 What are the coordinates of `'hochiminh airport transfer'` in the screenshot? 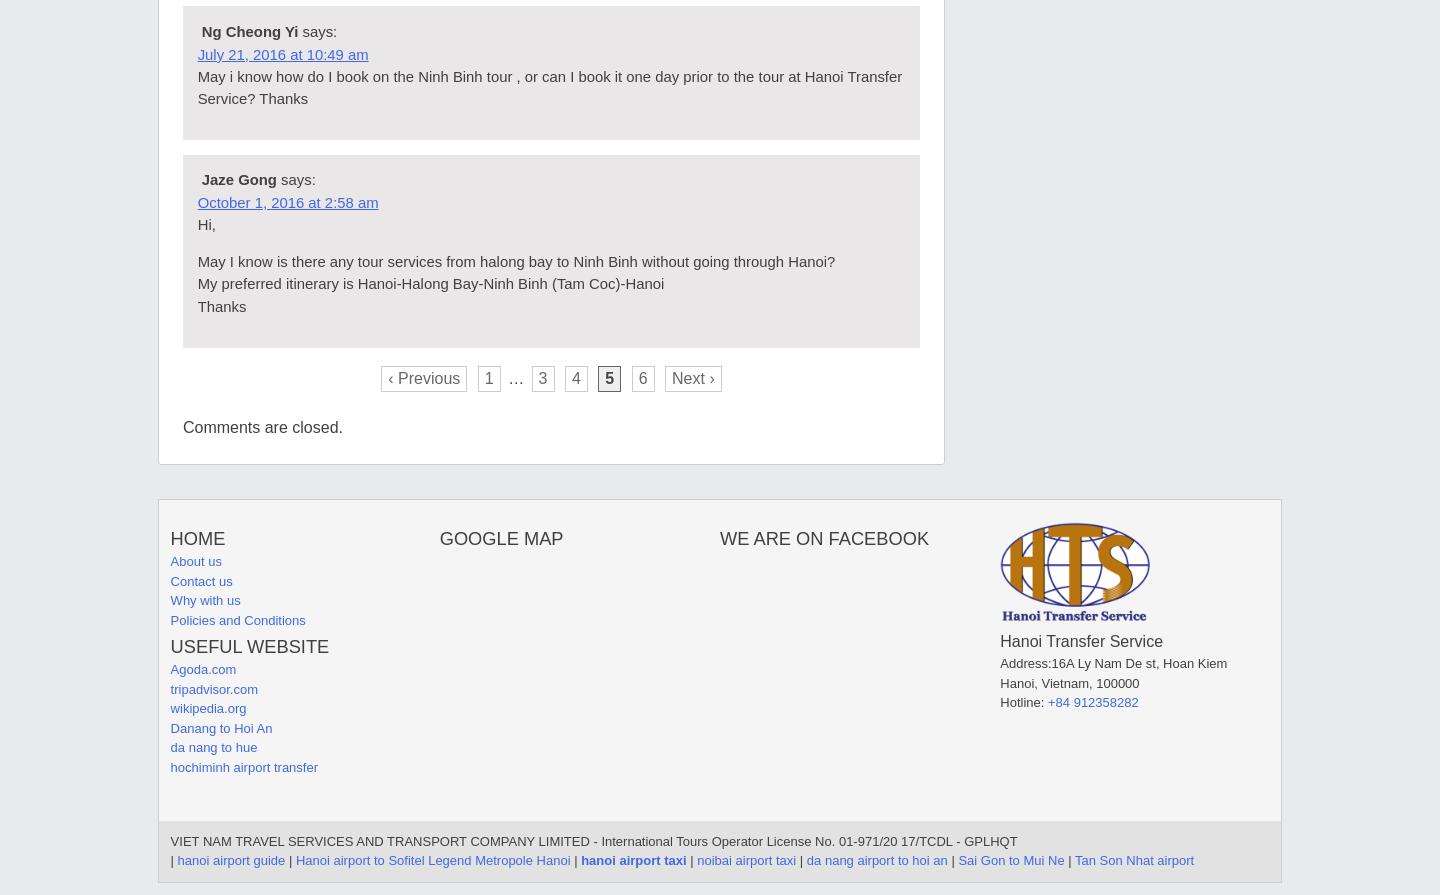 It's located at (242, 765).